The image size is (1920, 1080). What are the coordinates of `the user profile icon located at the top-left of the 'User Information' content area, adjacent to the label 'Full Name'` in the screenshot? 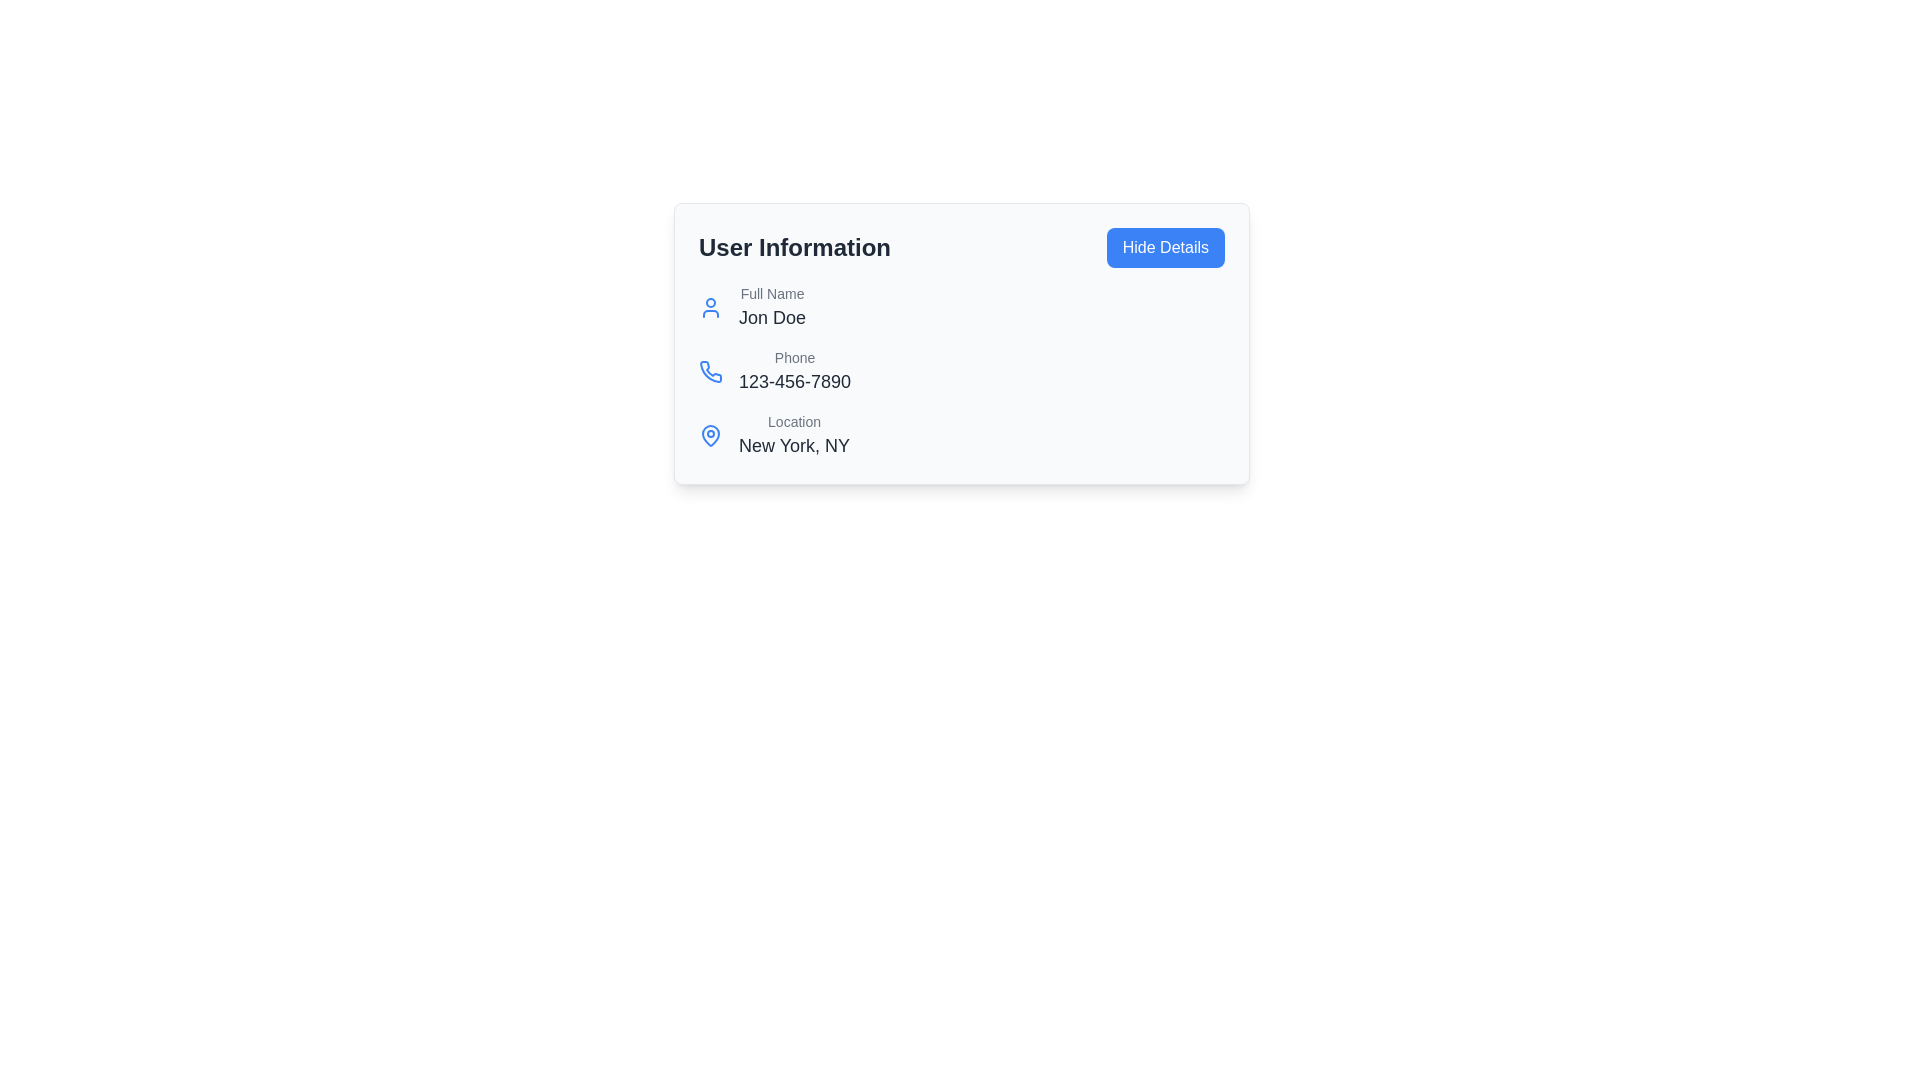 It's located at (710, 308).